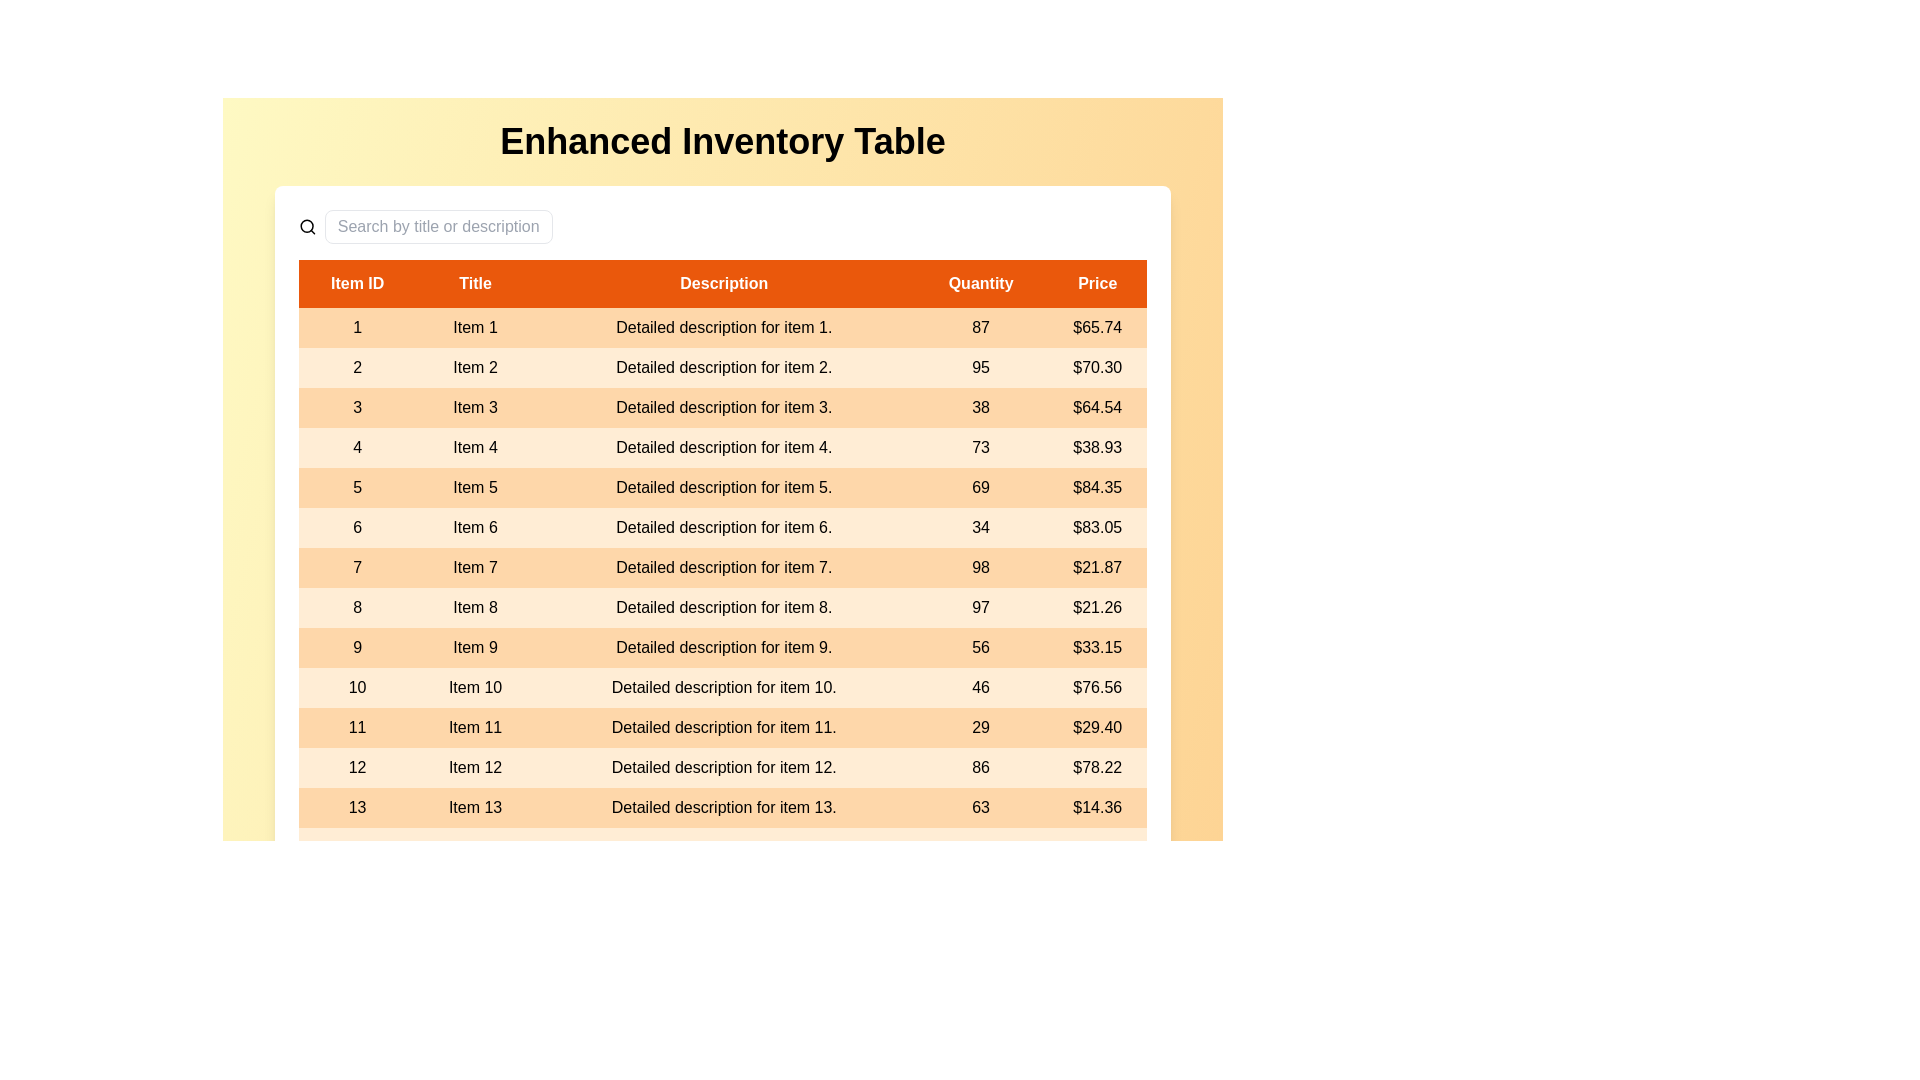 The height and width of the screenshot is (1080, 1920). Describe the element at coordinates (1096, 284) in the screenshot. I see `the column header Price to view additional information` at that location.